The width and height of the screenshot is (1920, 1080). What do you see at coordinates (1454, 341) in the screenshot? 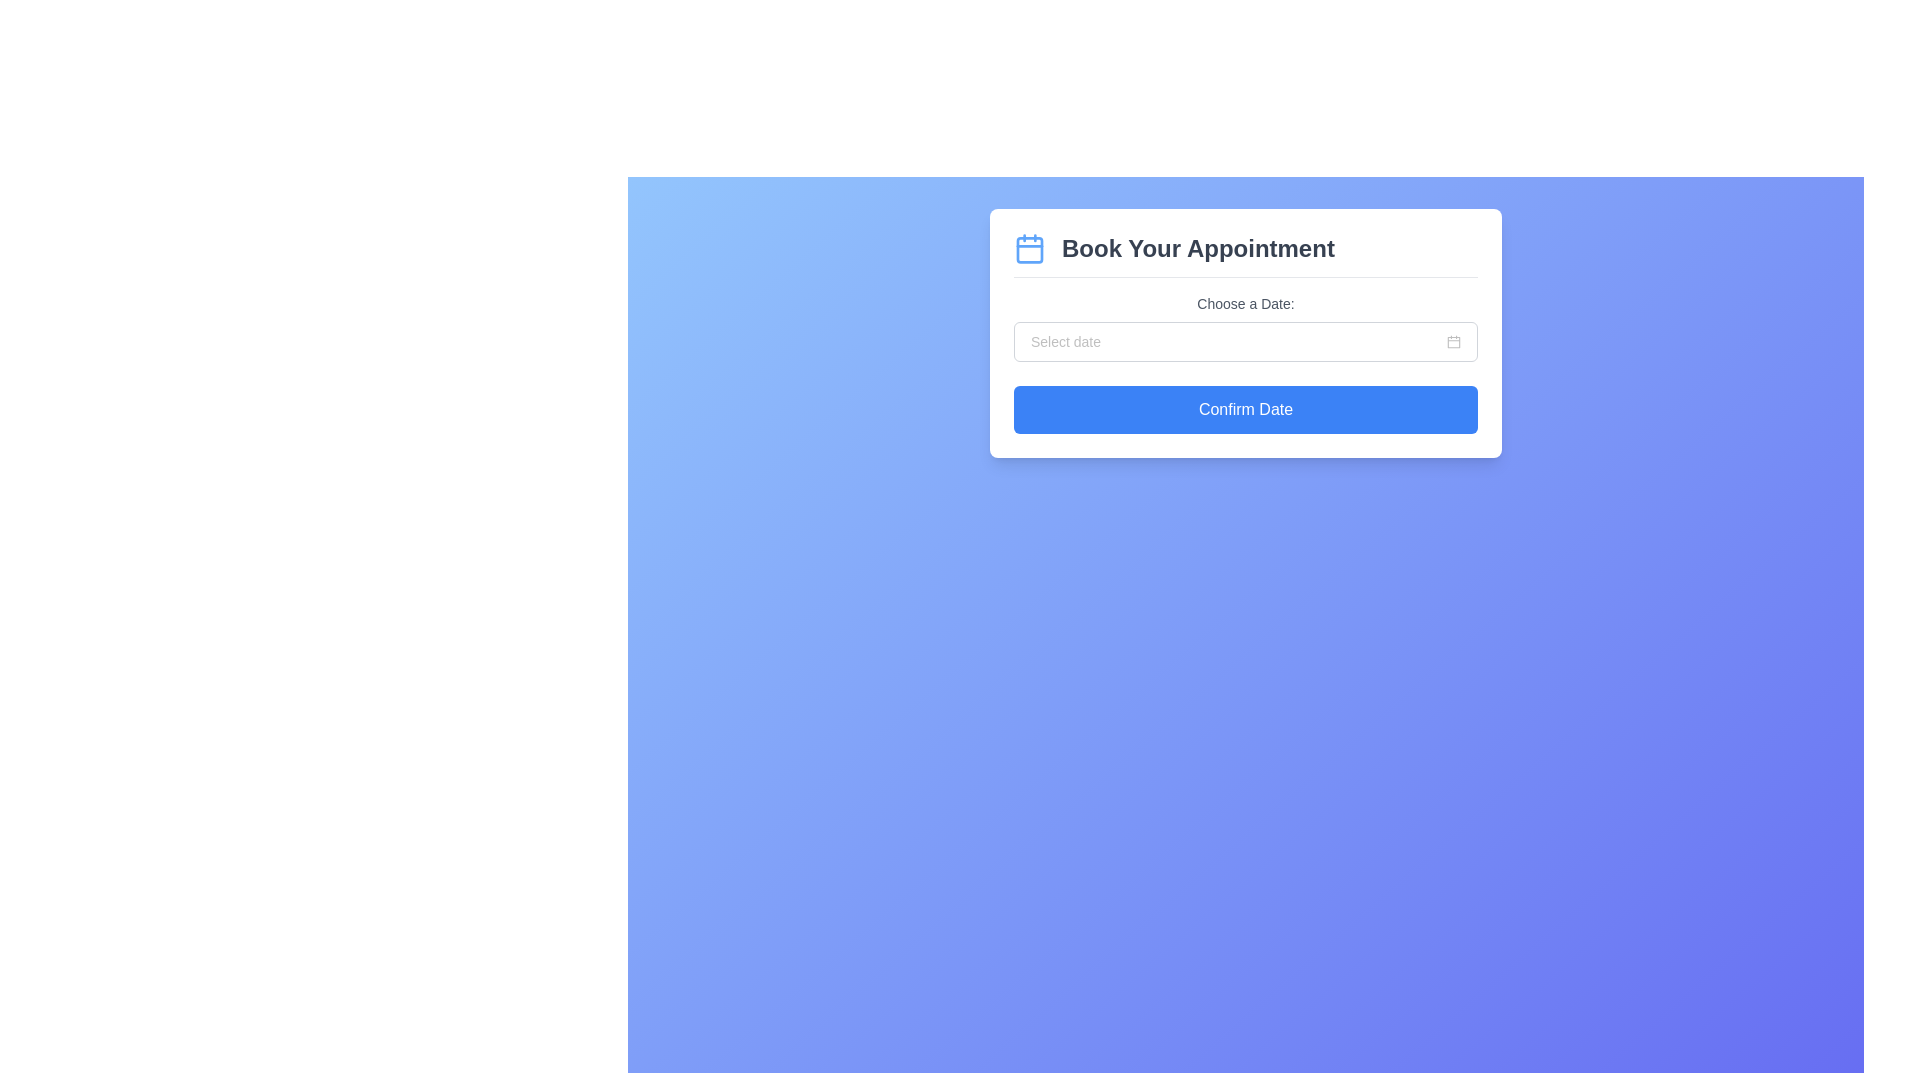
I see `the calendar icon located within the 'Select date' input box` at bounding box center [1454, 341].